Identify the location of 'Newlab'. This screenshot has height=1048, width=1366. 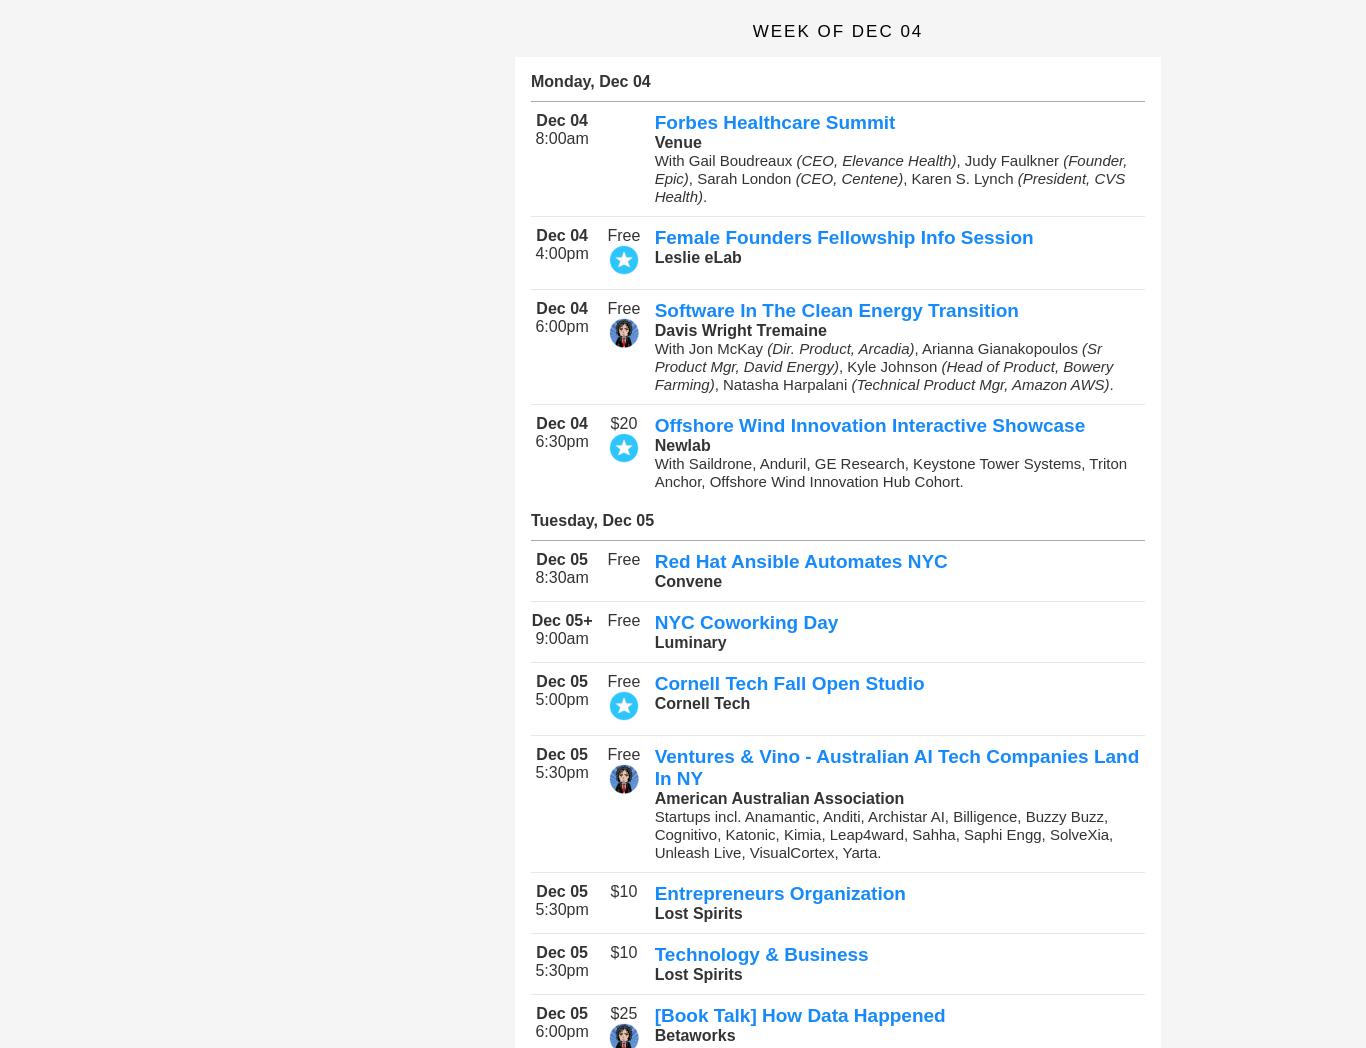
(653, 444).